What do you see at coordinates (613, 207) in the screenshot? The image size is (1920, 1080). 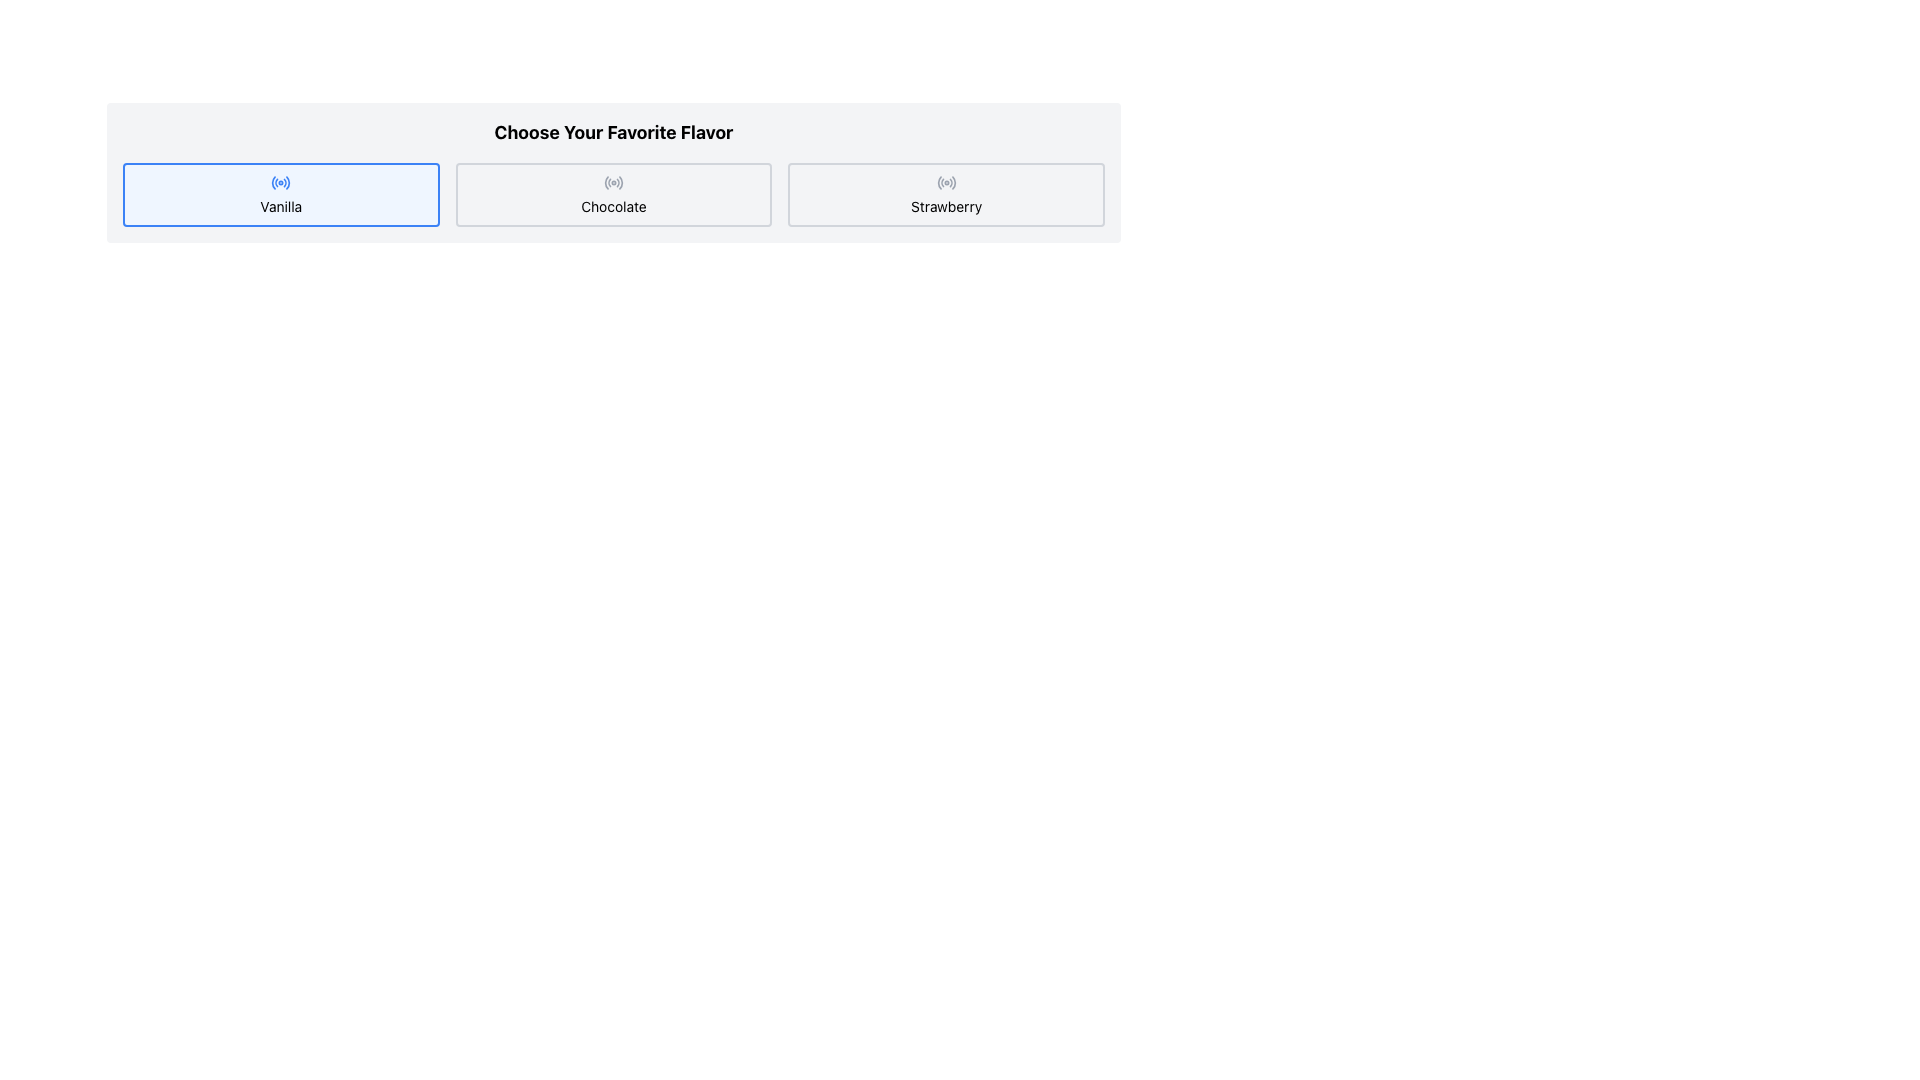 I see `text label indicating the option 'Chocolate' in the middle of the selection group` at bounding box center [613, 207].